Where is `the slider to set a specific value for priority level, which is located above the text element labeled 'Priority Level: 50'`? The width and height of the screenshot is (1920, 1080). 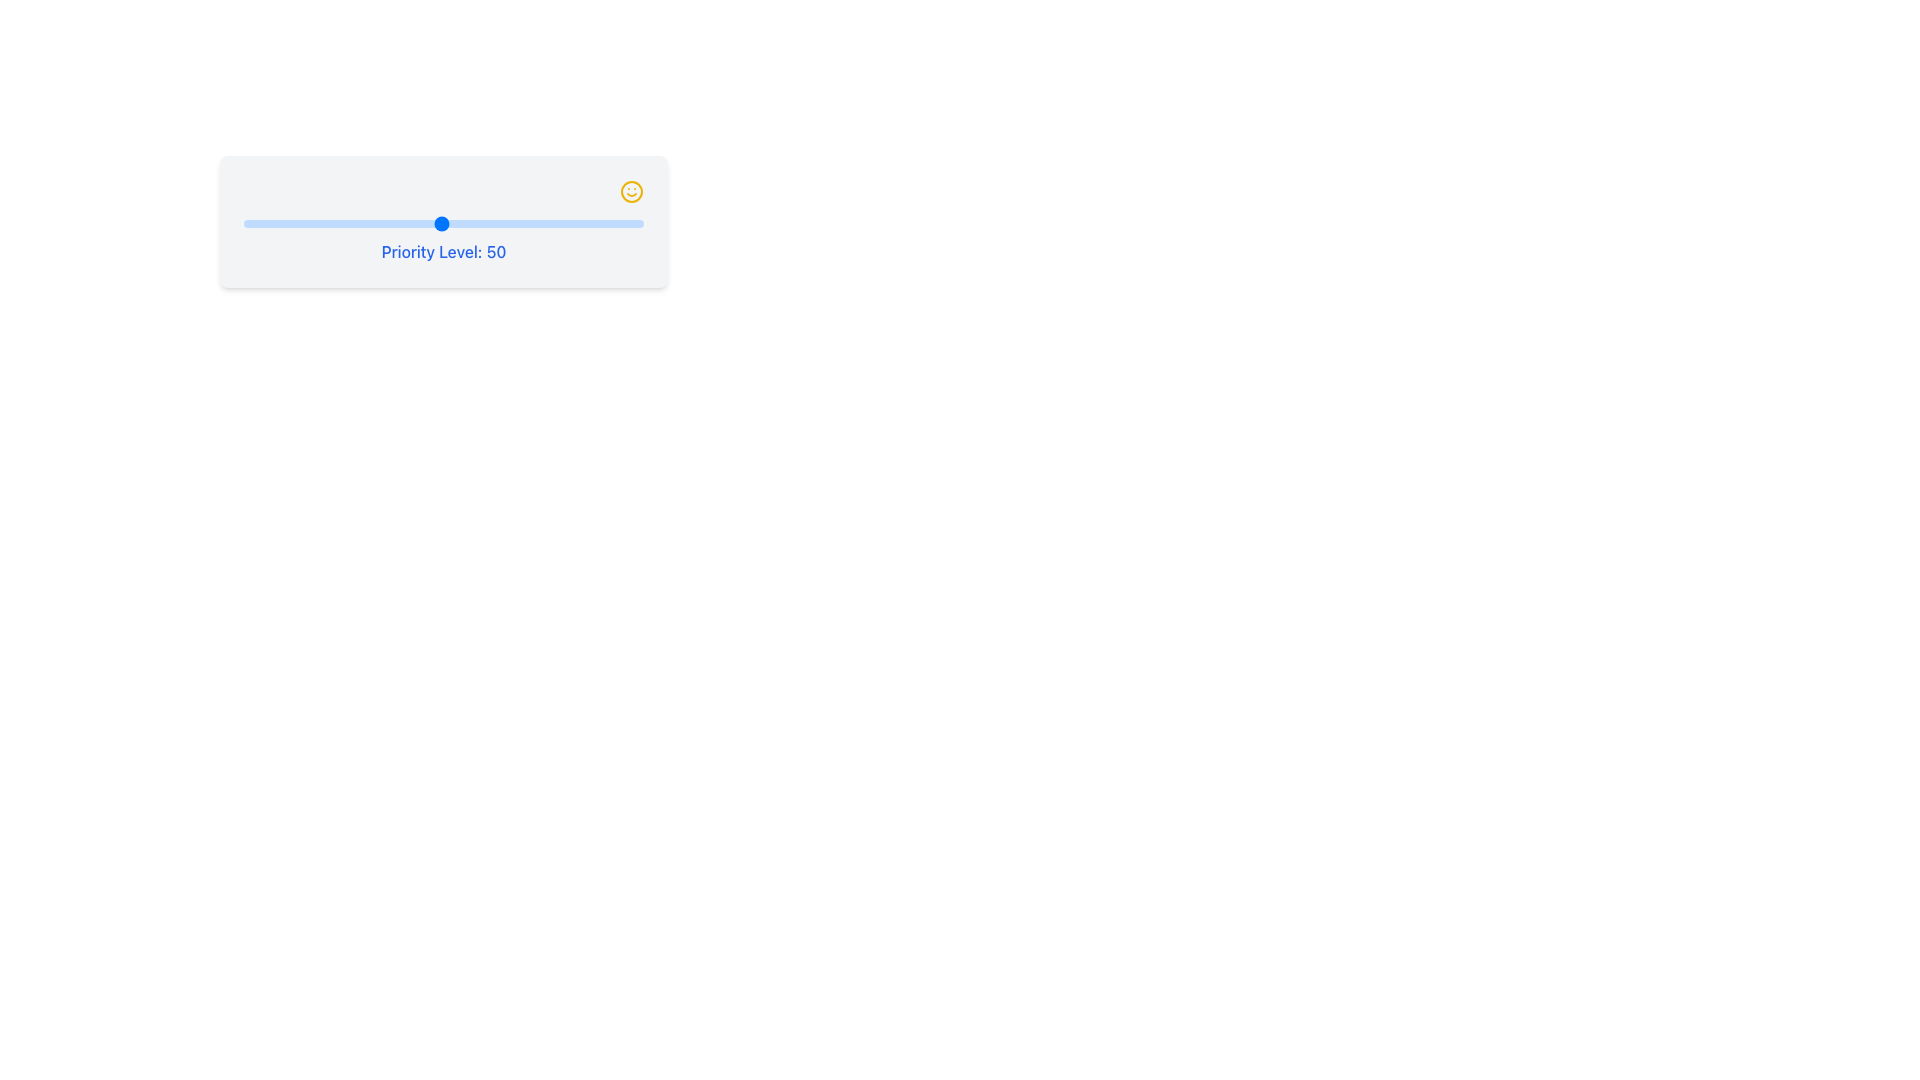 the slider to set a specific value for priority level, which is located above the text element labeled 'Priority Level: 50' is located at coordinates (443, 223).